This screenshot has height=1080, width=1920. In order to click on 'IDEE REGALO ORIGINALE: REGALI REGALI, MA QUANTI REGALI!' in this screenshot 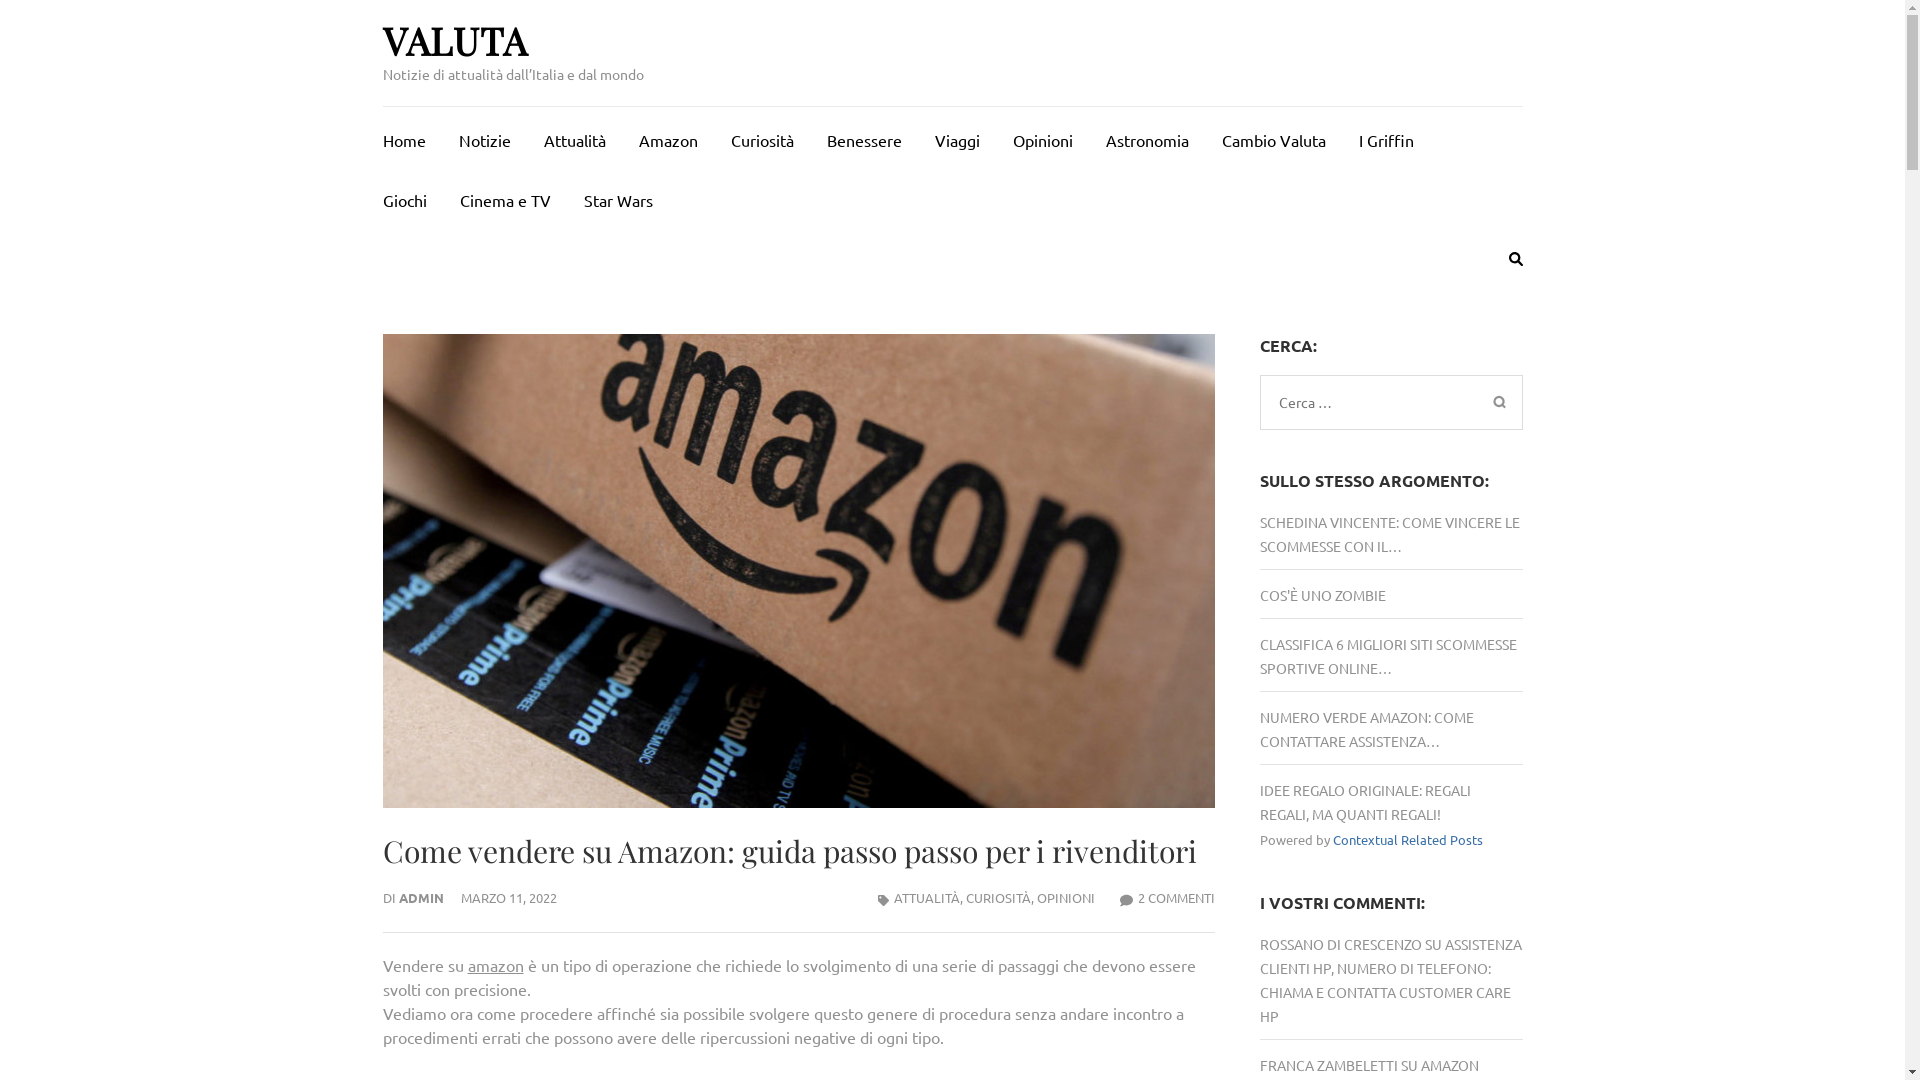, I will do `click(1258, 801)`.